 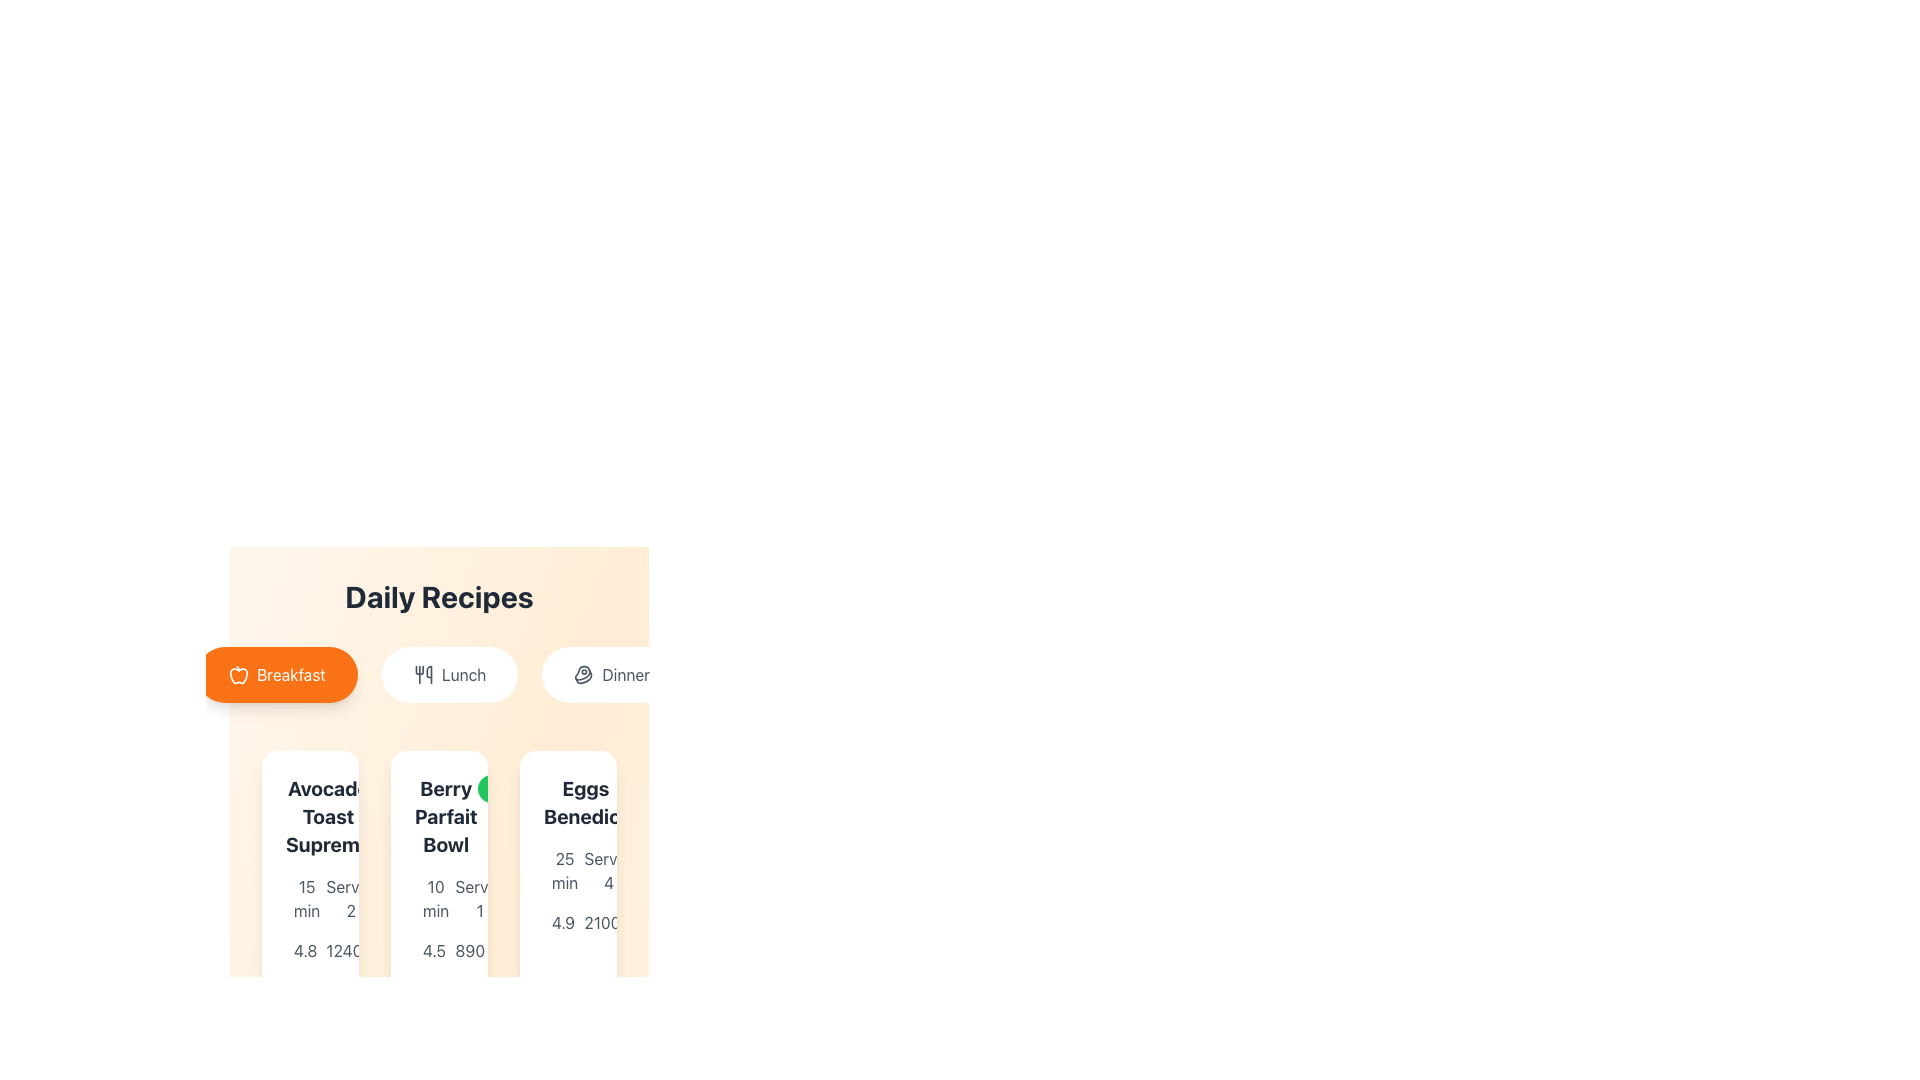 What do you see at coordinates (454, 950) in the screenshot?
I see `the popularity metric icon with adjacent text on the second recipe card in the grid under 'Daily Recipes'` at bounding box center [454, 950].